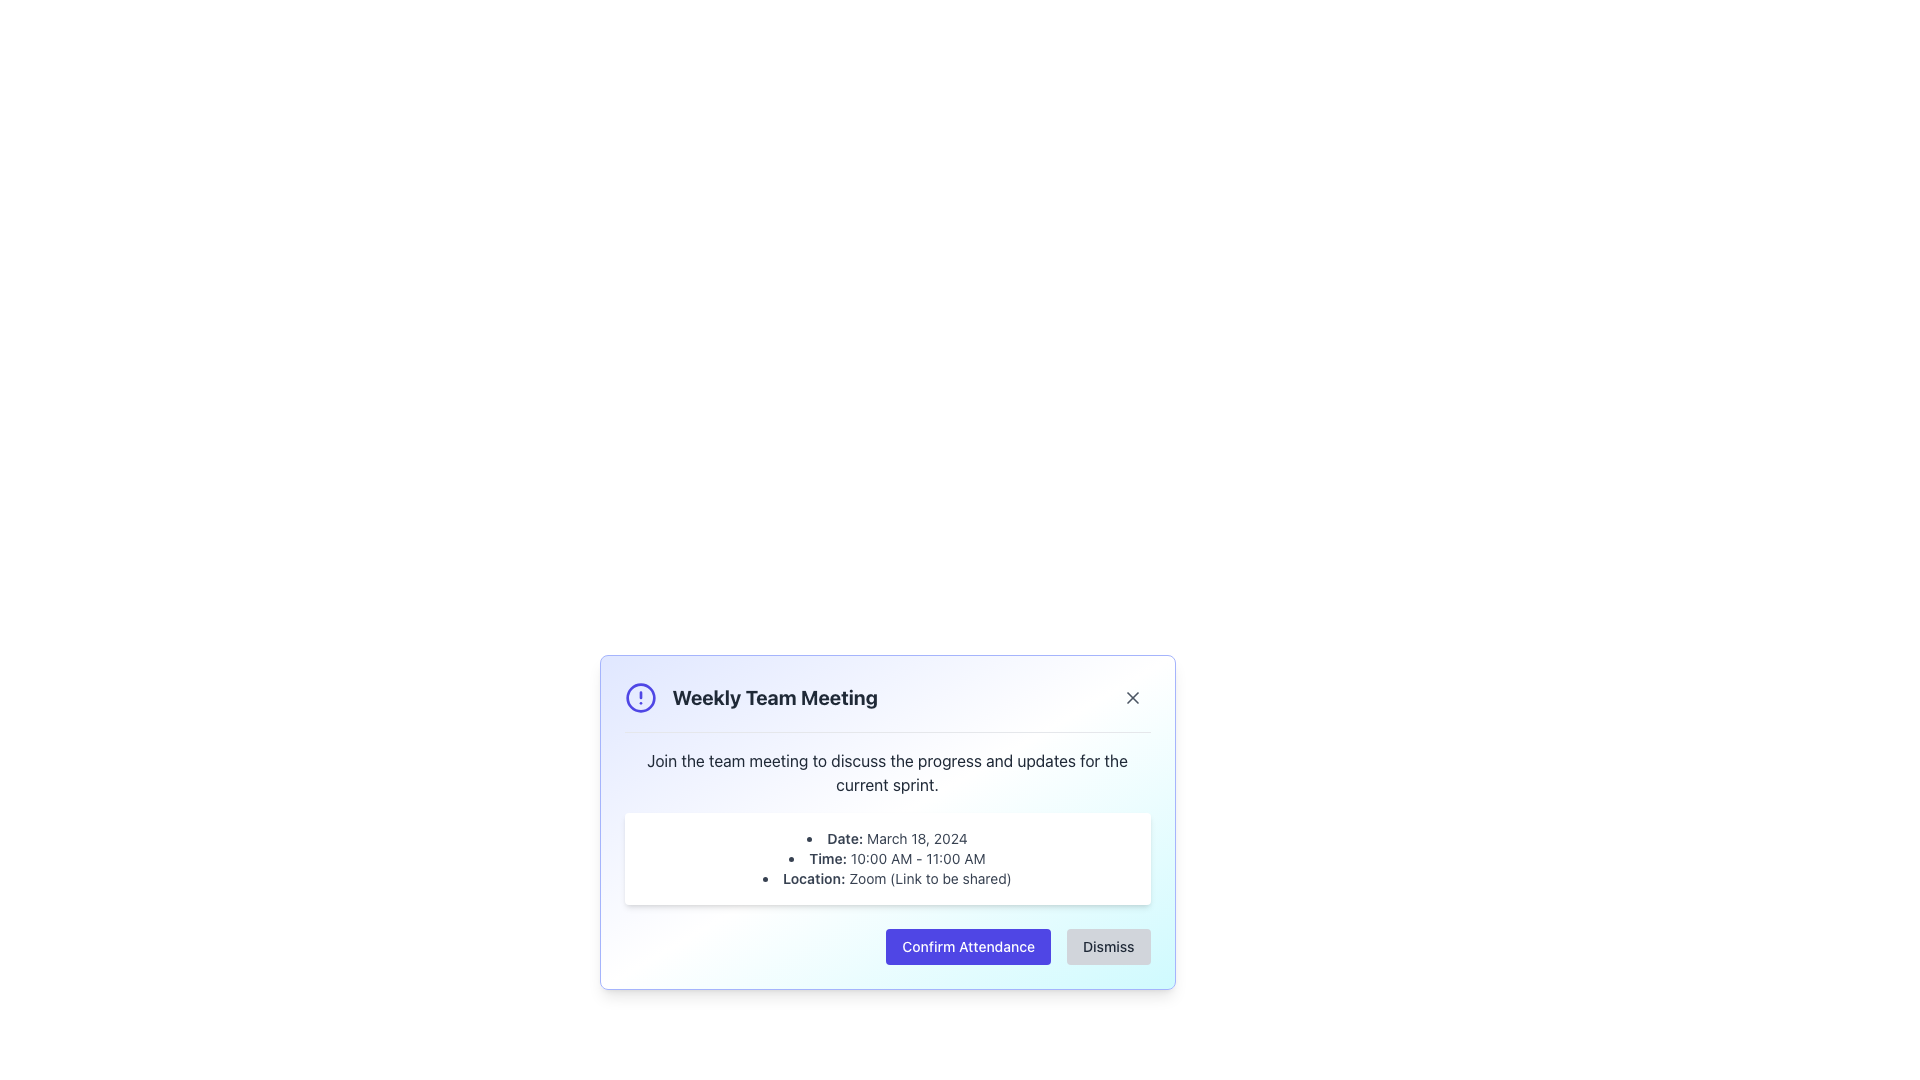 Image resolution: width=1920 pixels, height=1080 pixels. What do you see at coordinates (886, 858) in the screenshot?
I see `the time duration display element, which is the second item in the vertical list inside the card, positioned between the date and location entries` at bounding box center [886, 858].